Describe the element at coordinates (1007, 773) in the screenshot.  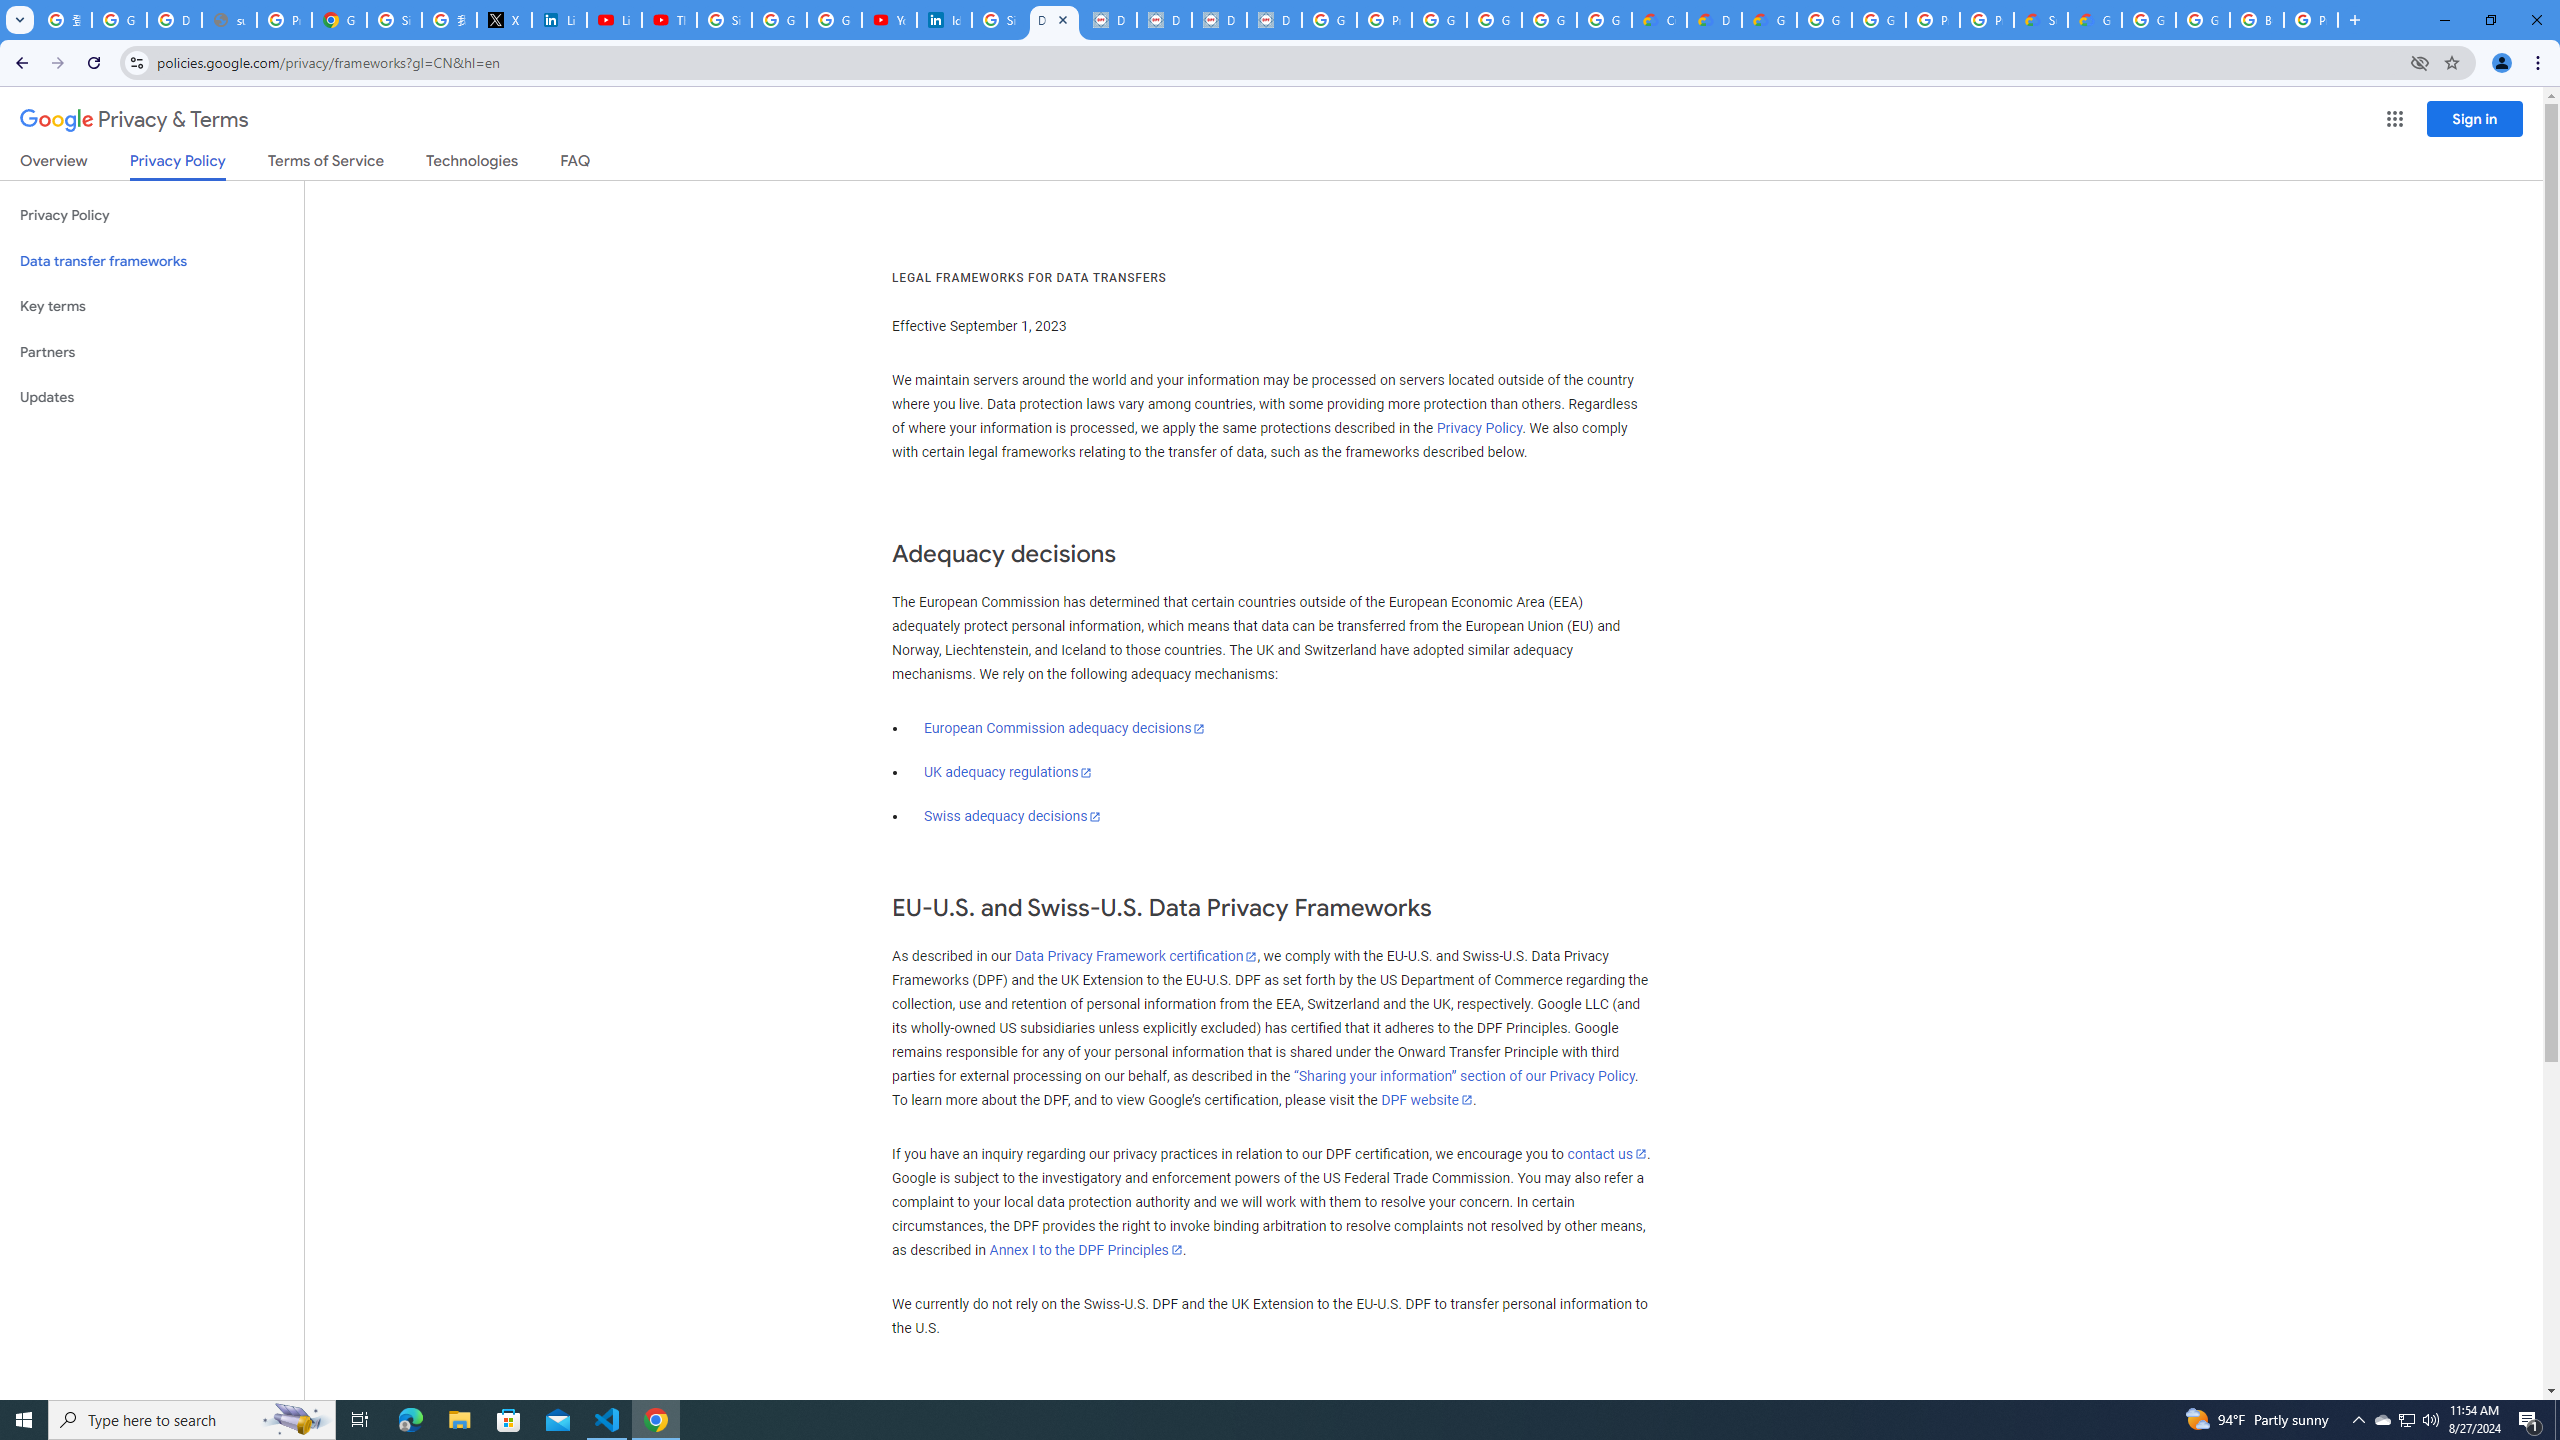
I see `'UK adequacy regulations'` at that location.